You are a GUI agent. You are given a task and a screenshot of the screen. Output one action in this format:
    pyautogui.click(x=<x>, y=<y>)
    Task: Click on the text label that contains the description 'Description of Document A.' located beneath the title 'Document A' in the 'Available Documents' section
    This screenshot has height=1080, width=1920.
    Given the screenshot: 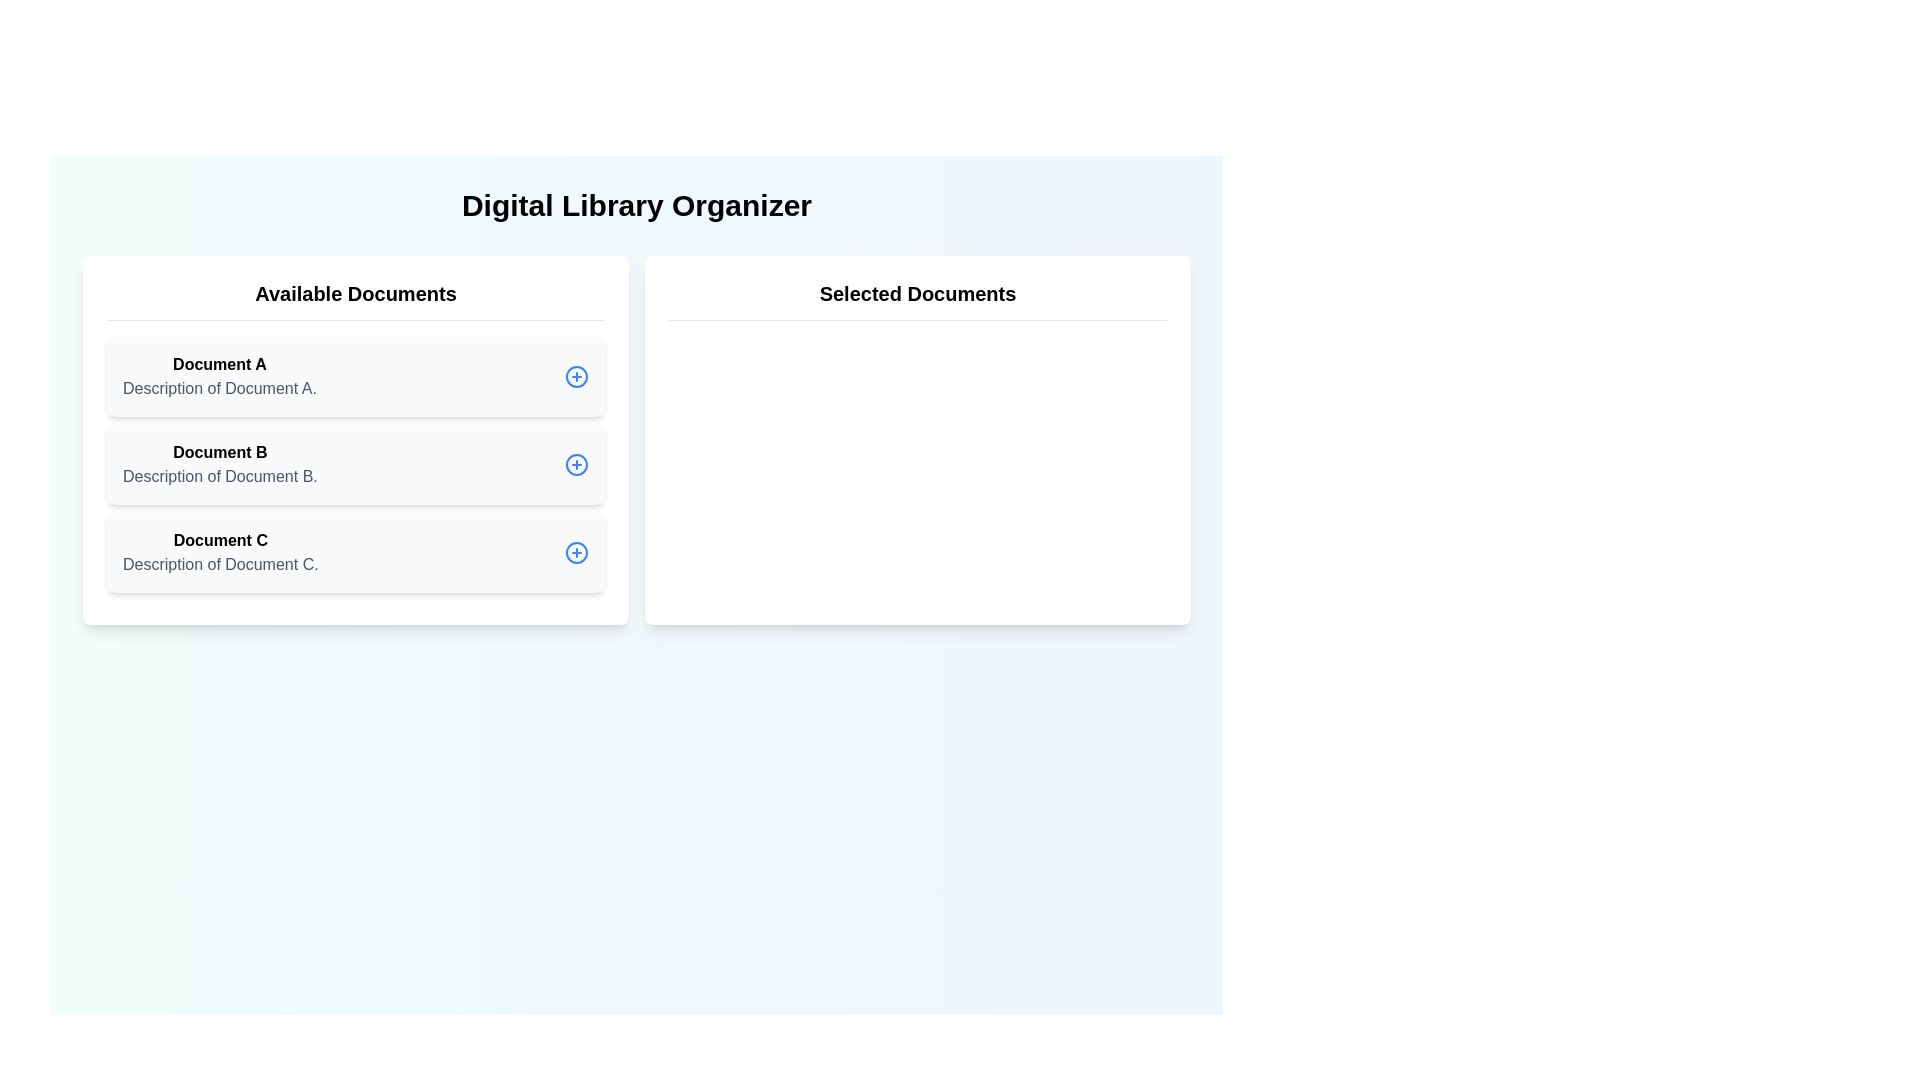 What is the action you would take?
    pyautogui.click(x=220, y=389)
    